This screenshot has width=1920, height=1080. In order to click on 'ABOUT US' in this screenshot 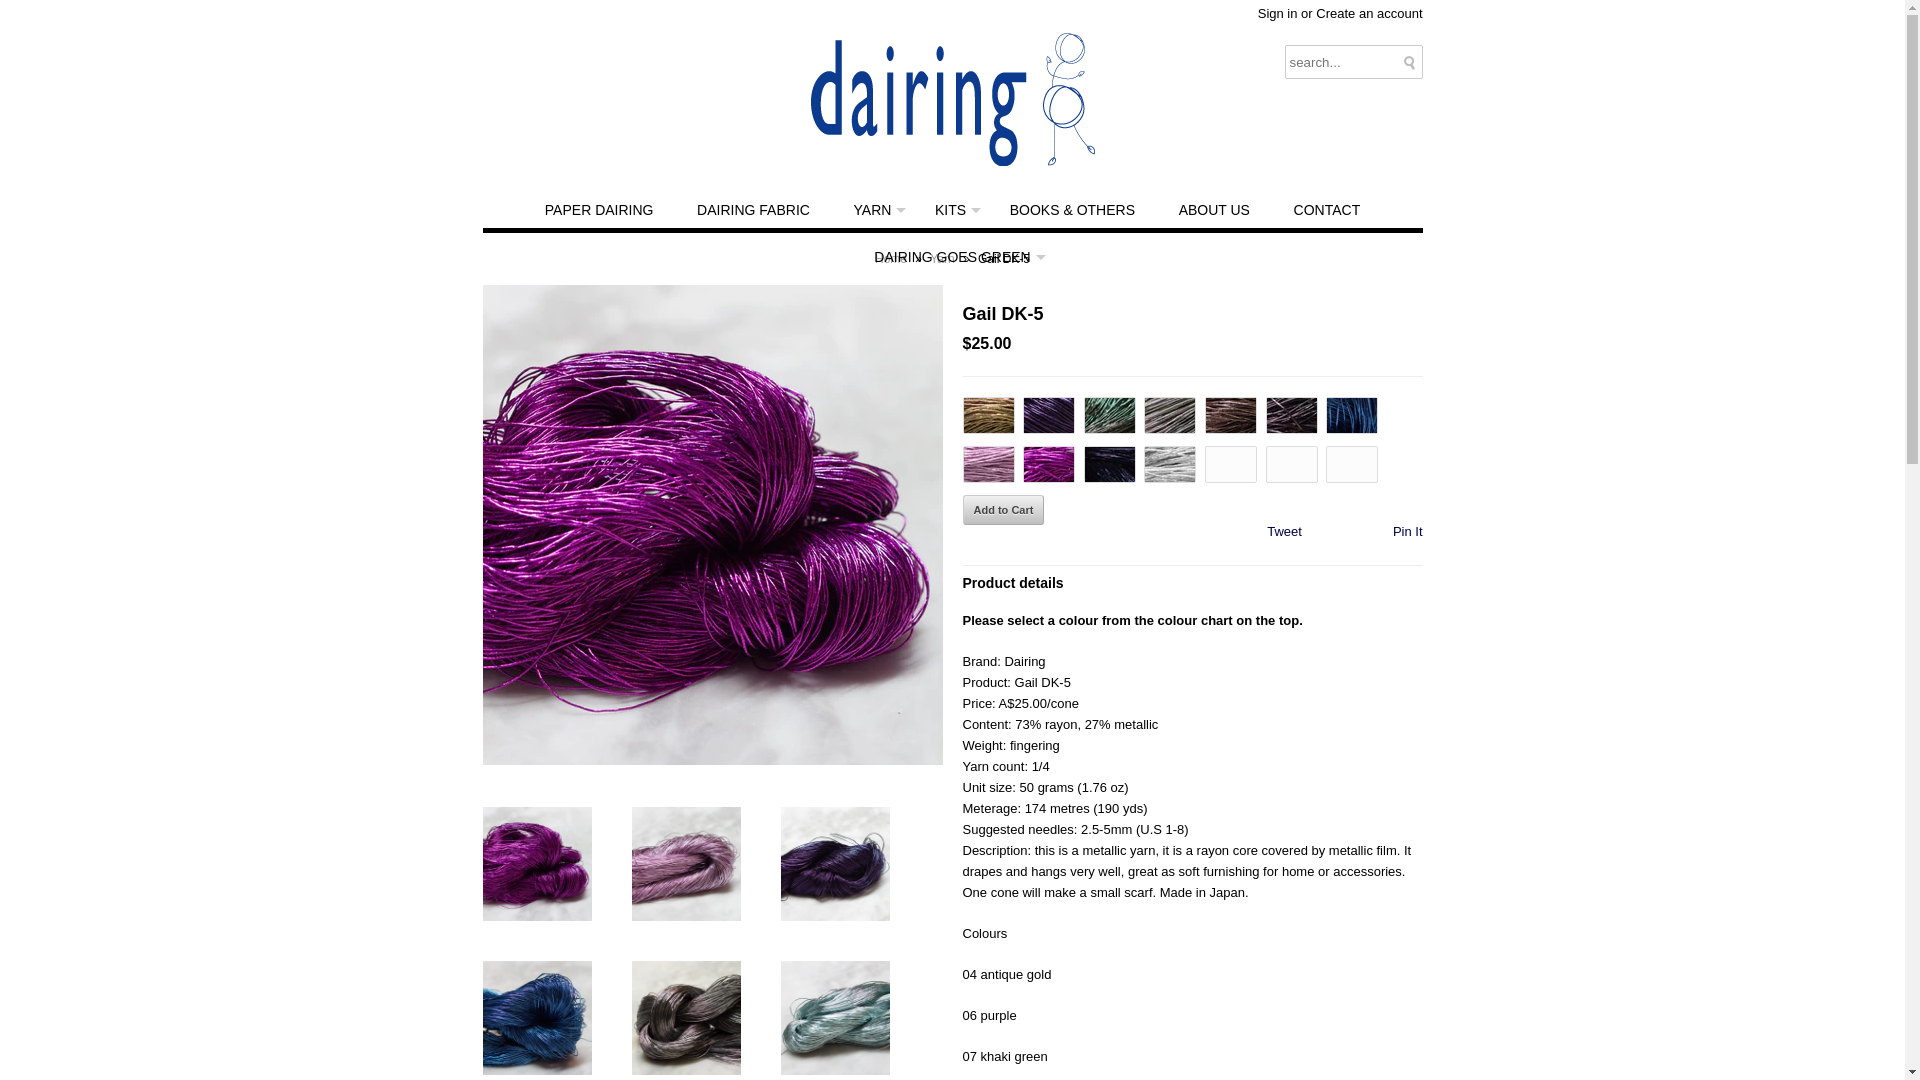, I will do `click(1213, 210)`.